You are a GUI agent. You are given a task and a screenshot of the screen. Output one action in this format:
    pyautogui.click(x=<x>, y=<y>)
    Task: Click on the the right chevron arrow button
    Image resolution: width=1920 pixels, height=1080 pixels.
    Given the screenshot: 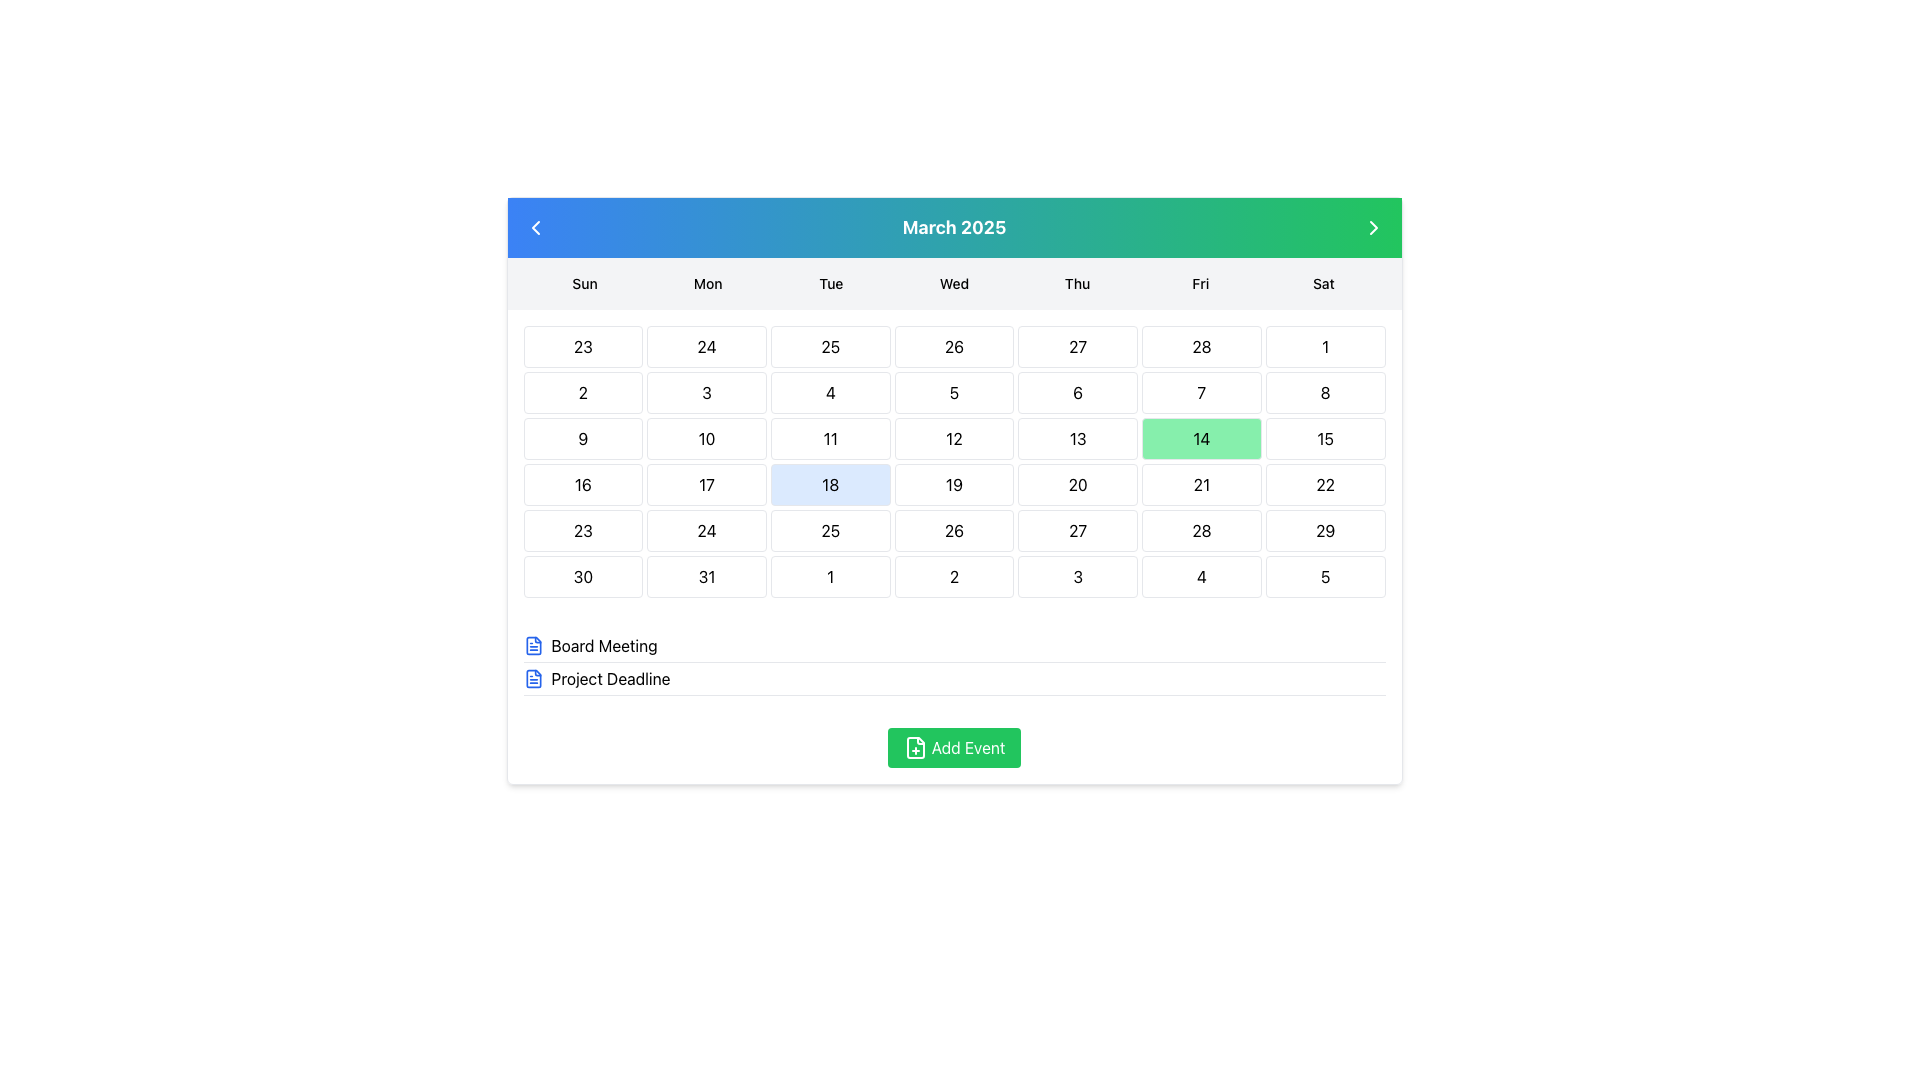 What is the action you would take?
    pyautogui.click(x=1372, y=226)
    